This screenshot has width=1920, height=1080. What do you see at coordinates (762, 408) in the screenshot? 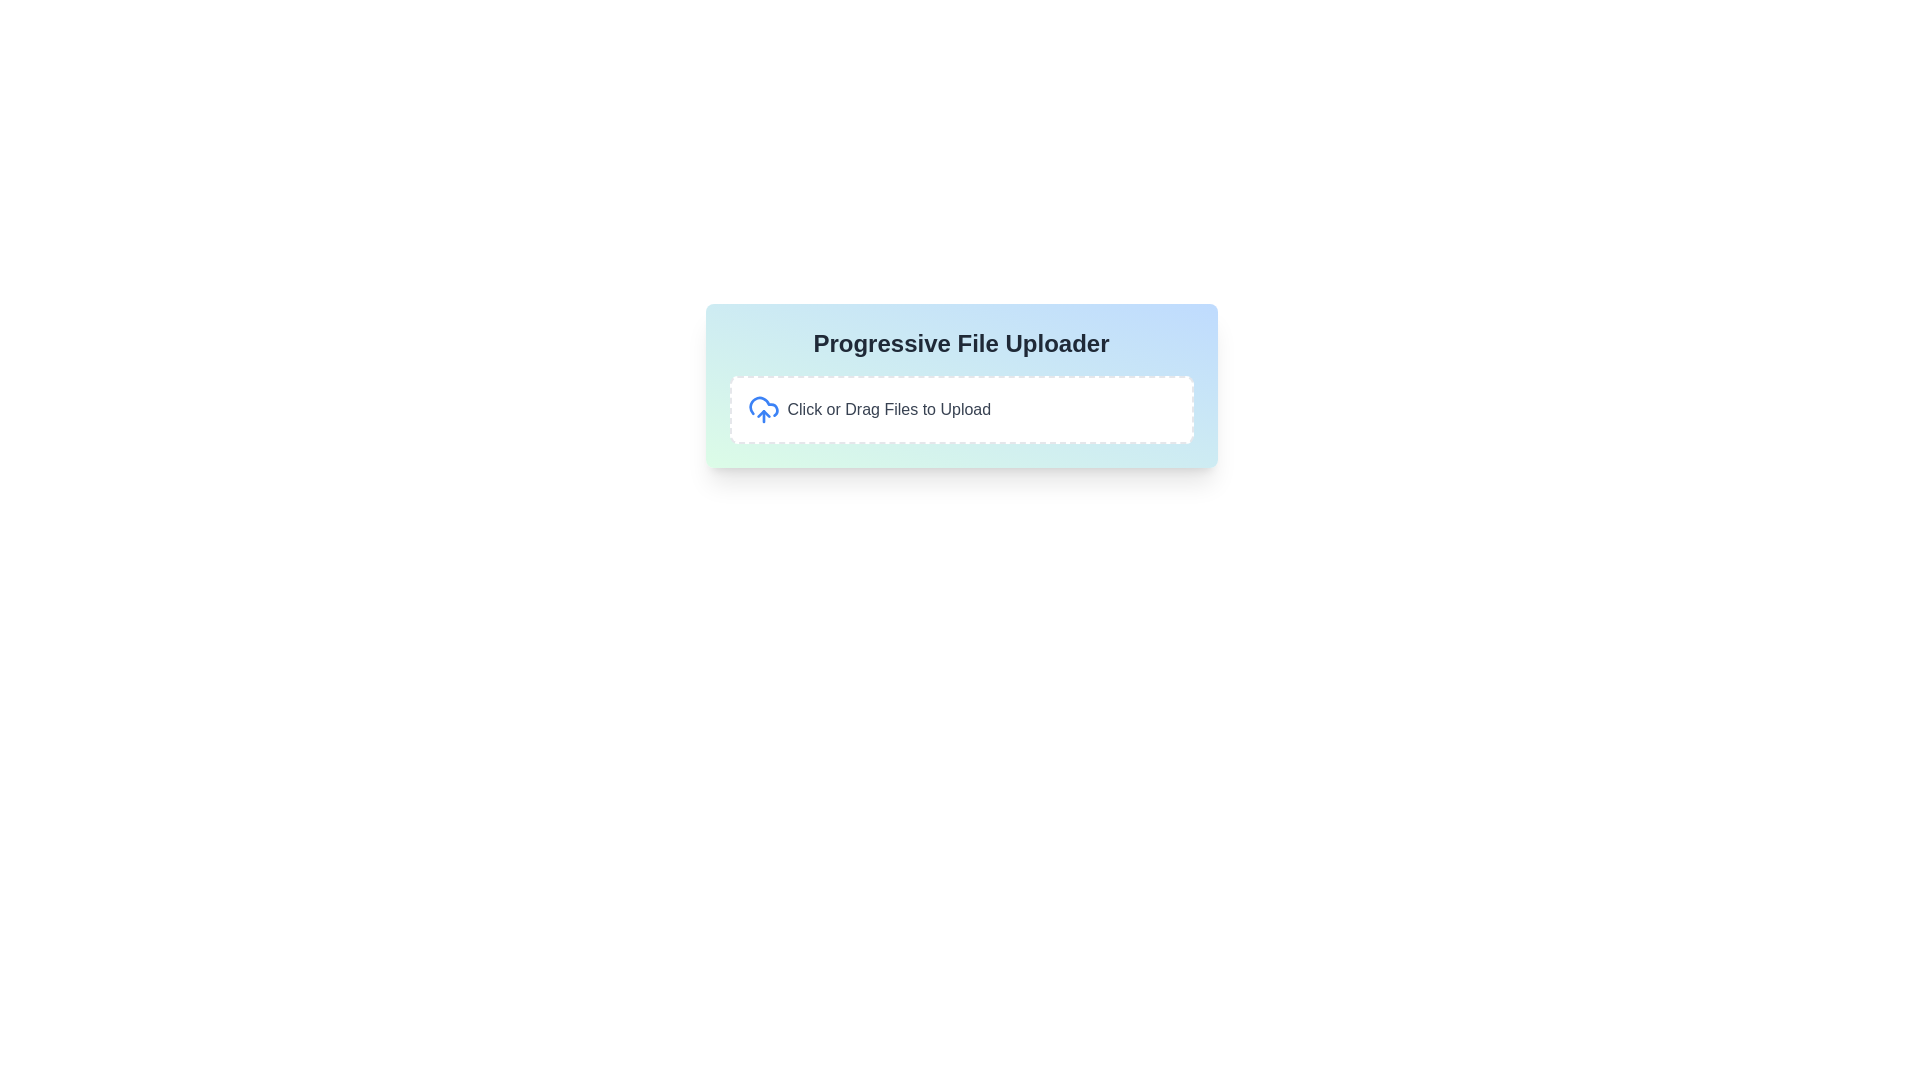
I see `the visual representation of the cloud icon with an upward arrow, which symbolizes file upload functionality, located within the bordered rectangular area labeled 'Click or Drag Files to Upload'` at bounding box center [762, 408].